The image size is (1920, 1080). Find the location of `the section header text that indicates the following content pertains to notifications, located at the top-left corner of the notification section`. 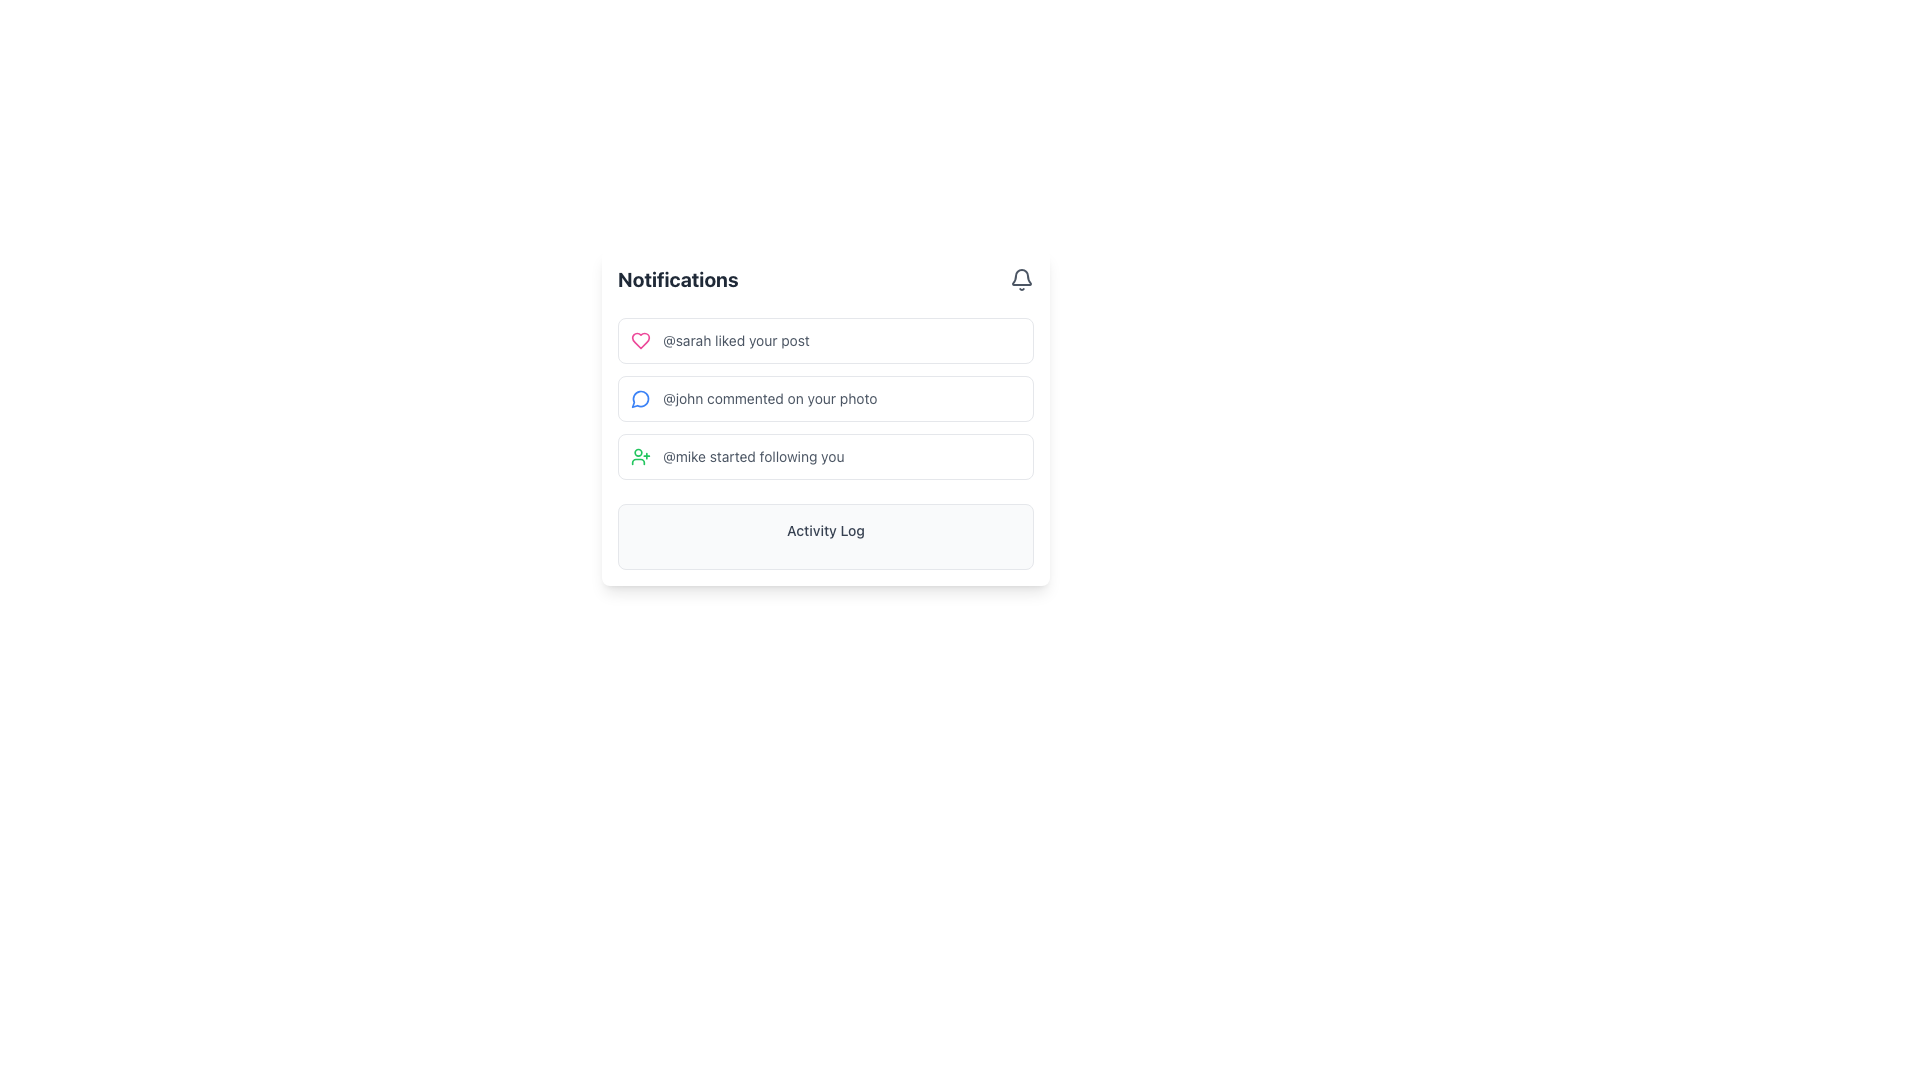

the section header text that indicates the following content pertains to notifications, located at the top-left corner of the notification section is located at coordinates (678, 280).